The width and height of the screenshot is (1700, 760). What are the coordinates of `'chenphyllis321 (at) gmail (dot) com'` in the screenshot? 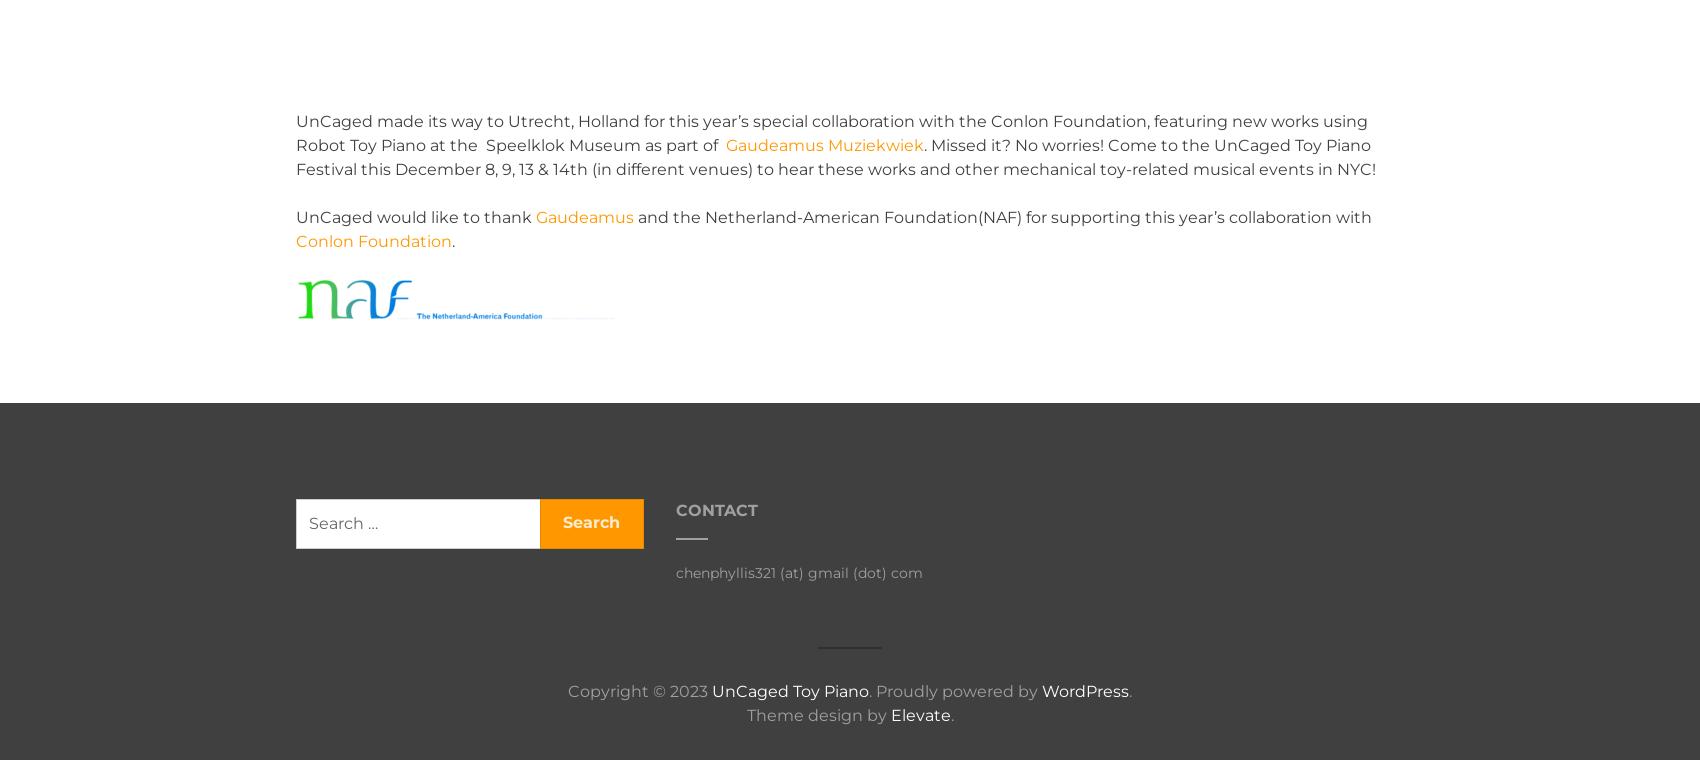 It's located at (798, 571).